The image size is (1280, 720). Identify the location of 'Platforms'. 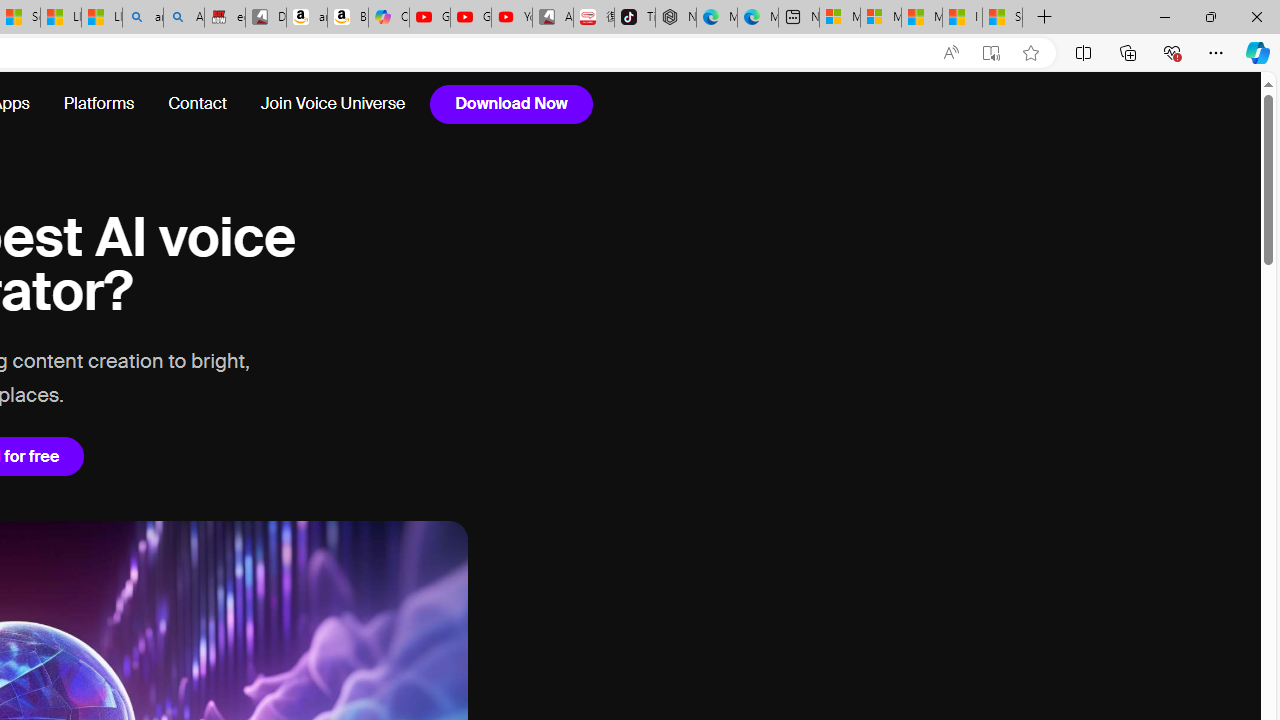
(98, 104).